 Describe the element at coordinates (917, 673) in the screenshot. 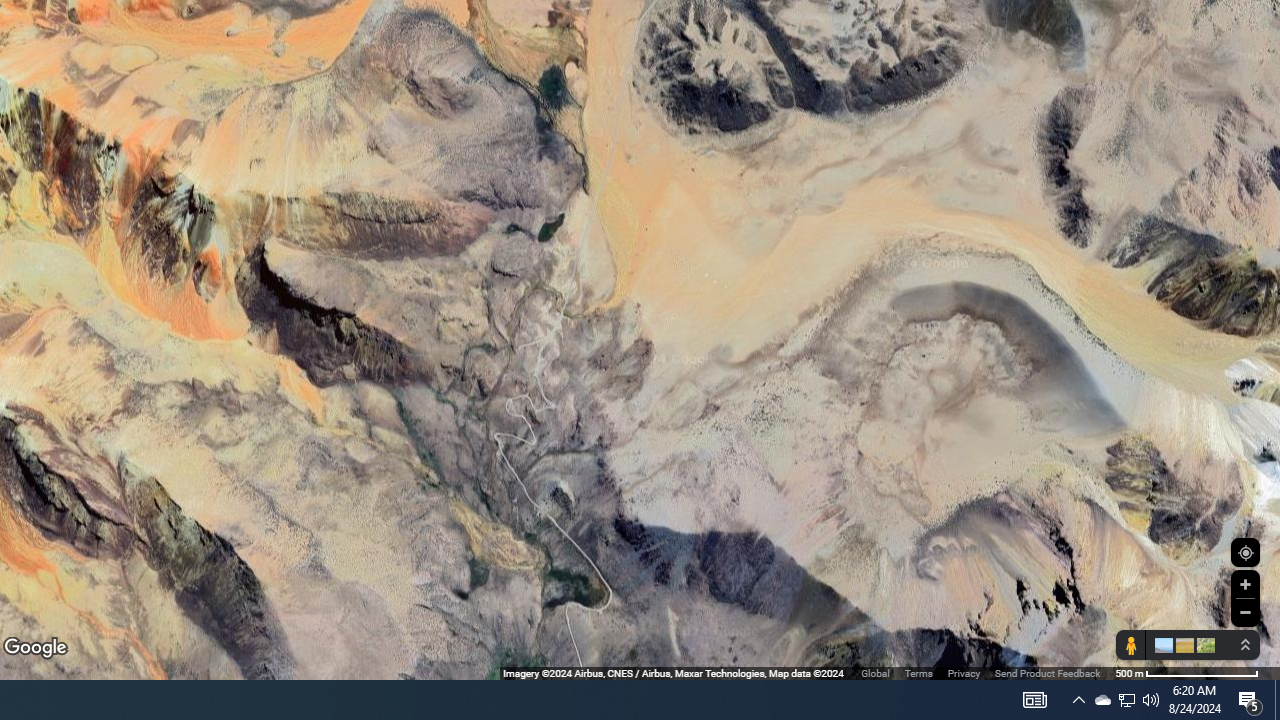

I see `'Terms'` at that location.